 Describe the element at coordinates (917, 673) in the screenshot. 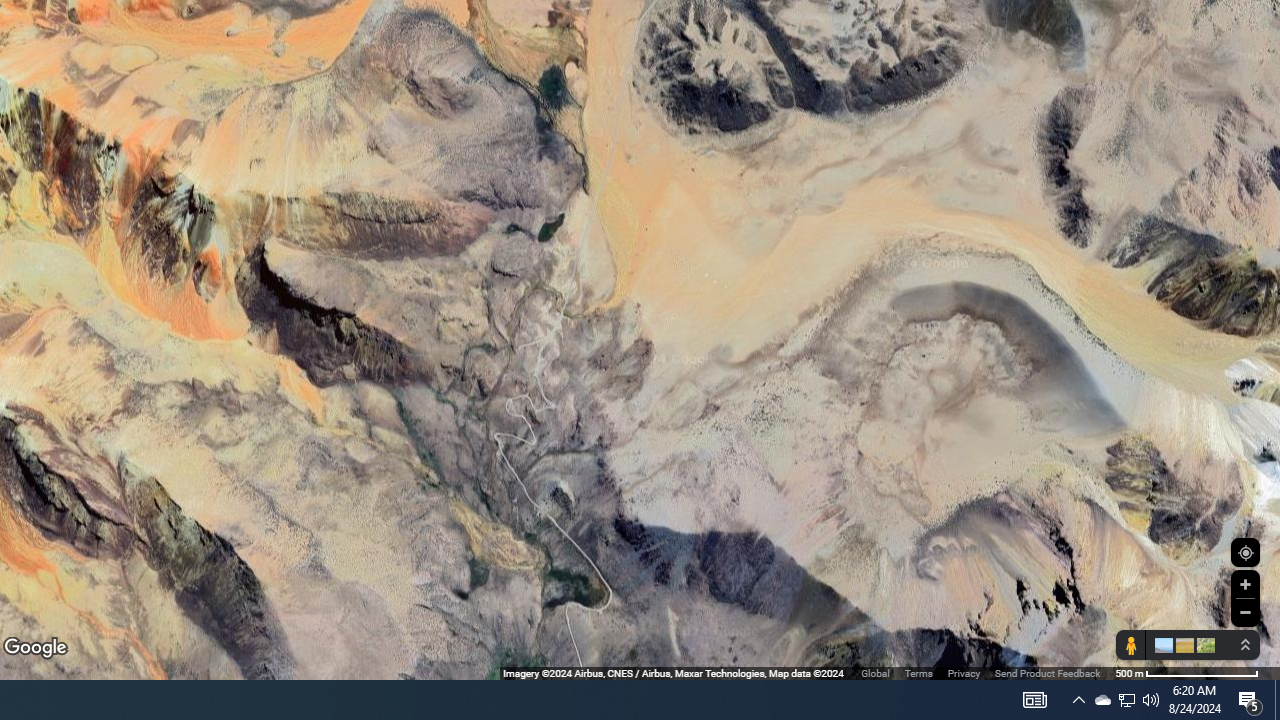

I see `'Terms'` at that location.